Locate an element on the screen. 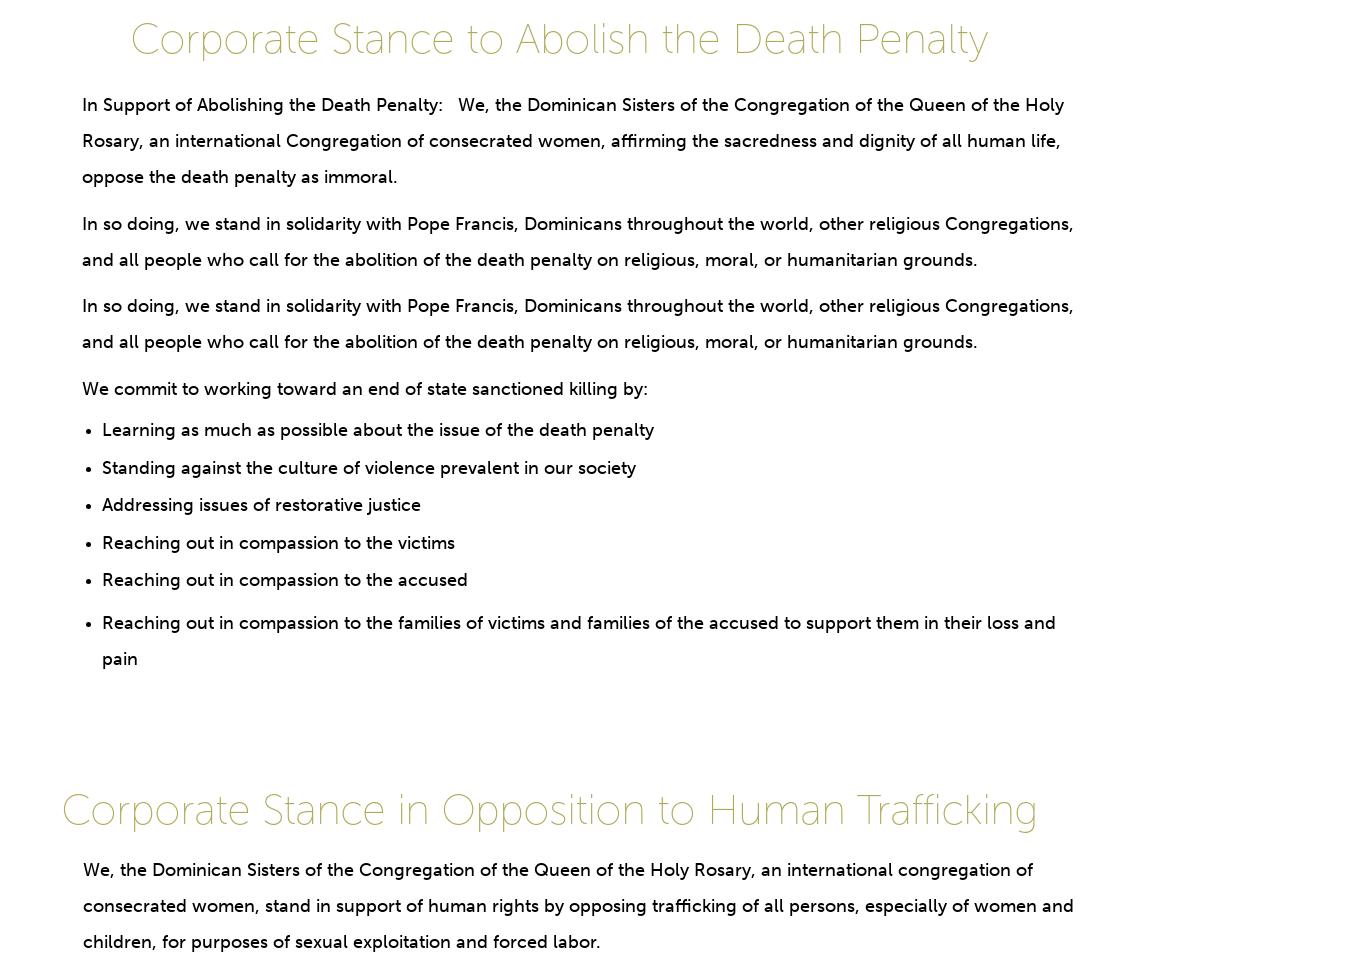 The image size is (1366, 953). 'Learning as much as possible about the issue of the death penalty' is located at coordinates (376, 428).